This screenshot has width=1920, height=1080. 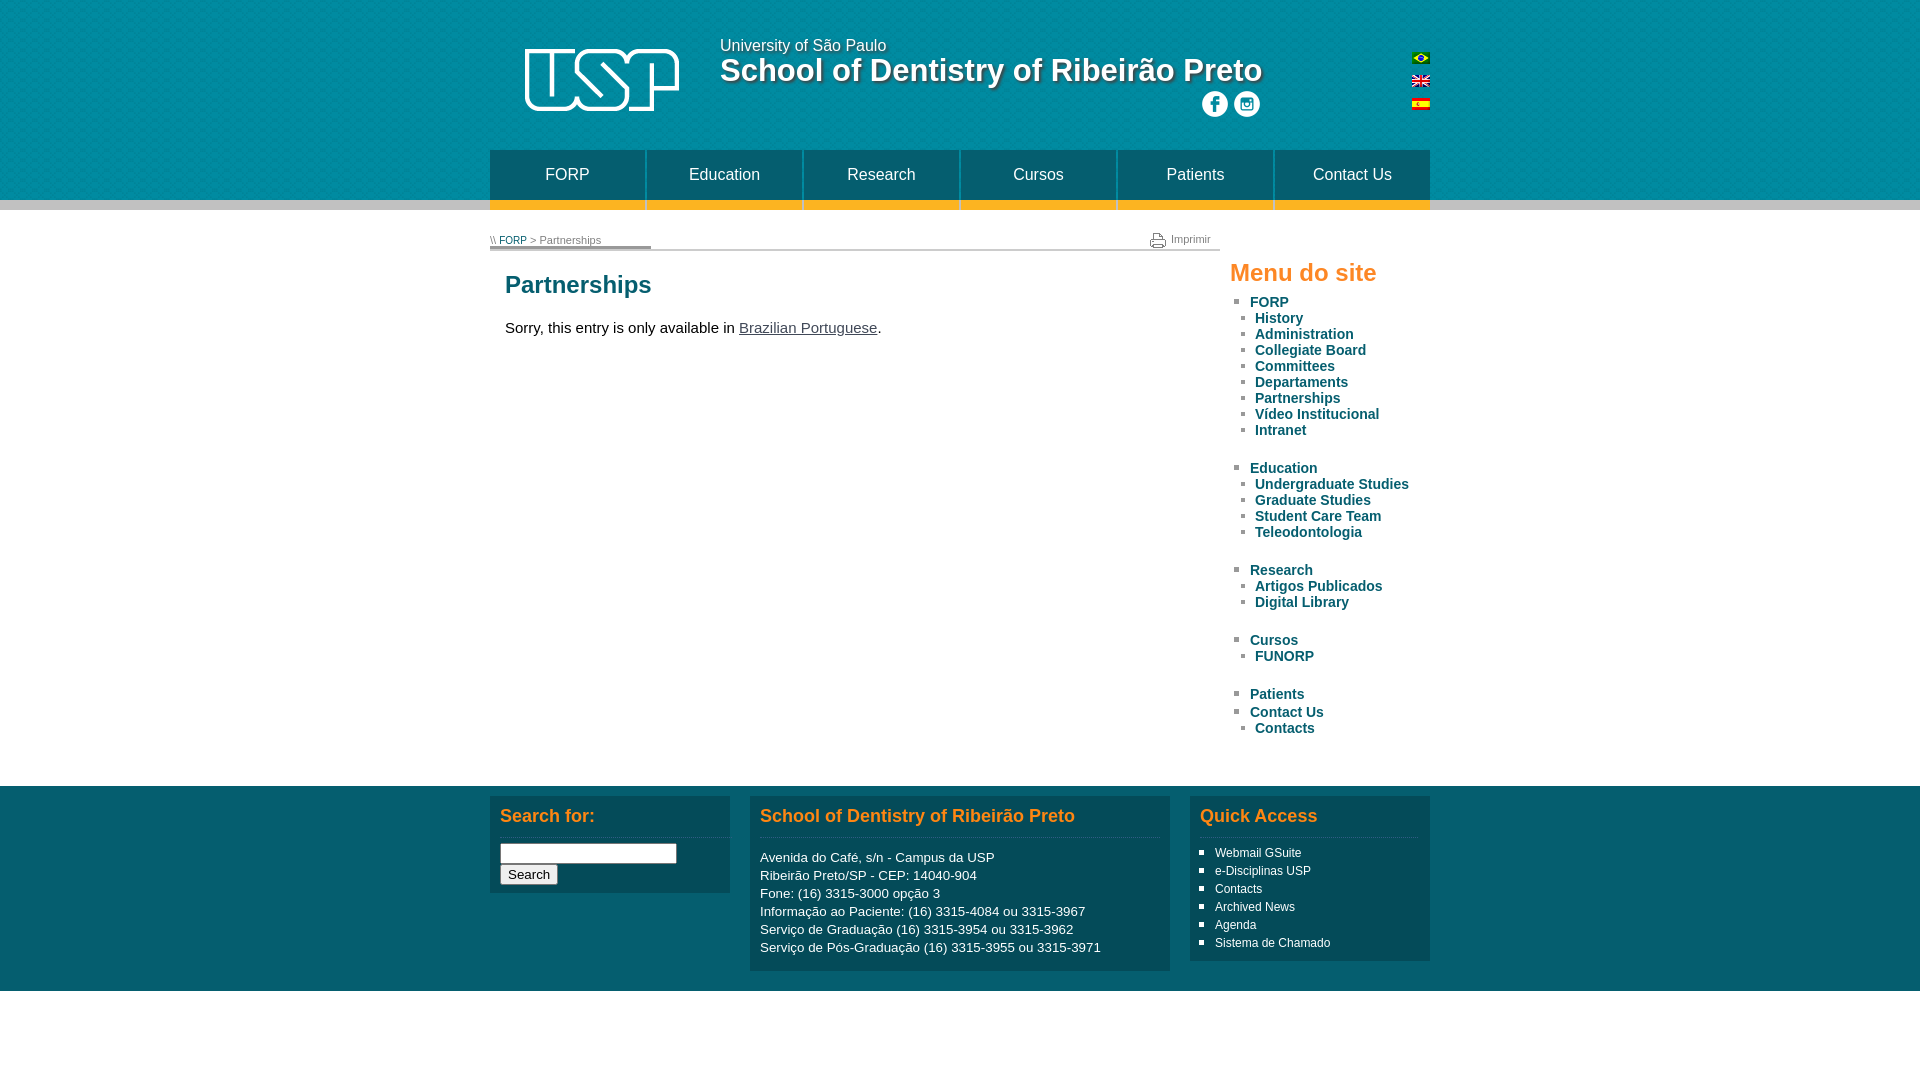 What do you see at coordinates (1332, 483) in the screenshot?
I see `'Undergraduate Studies'` at bounding box center [1332, 483].